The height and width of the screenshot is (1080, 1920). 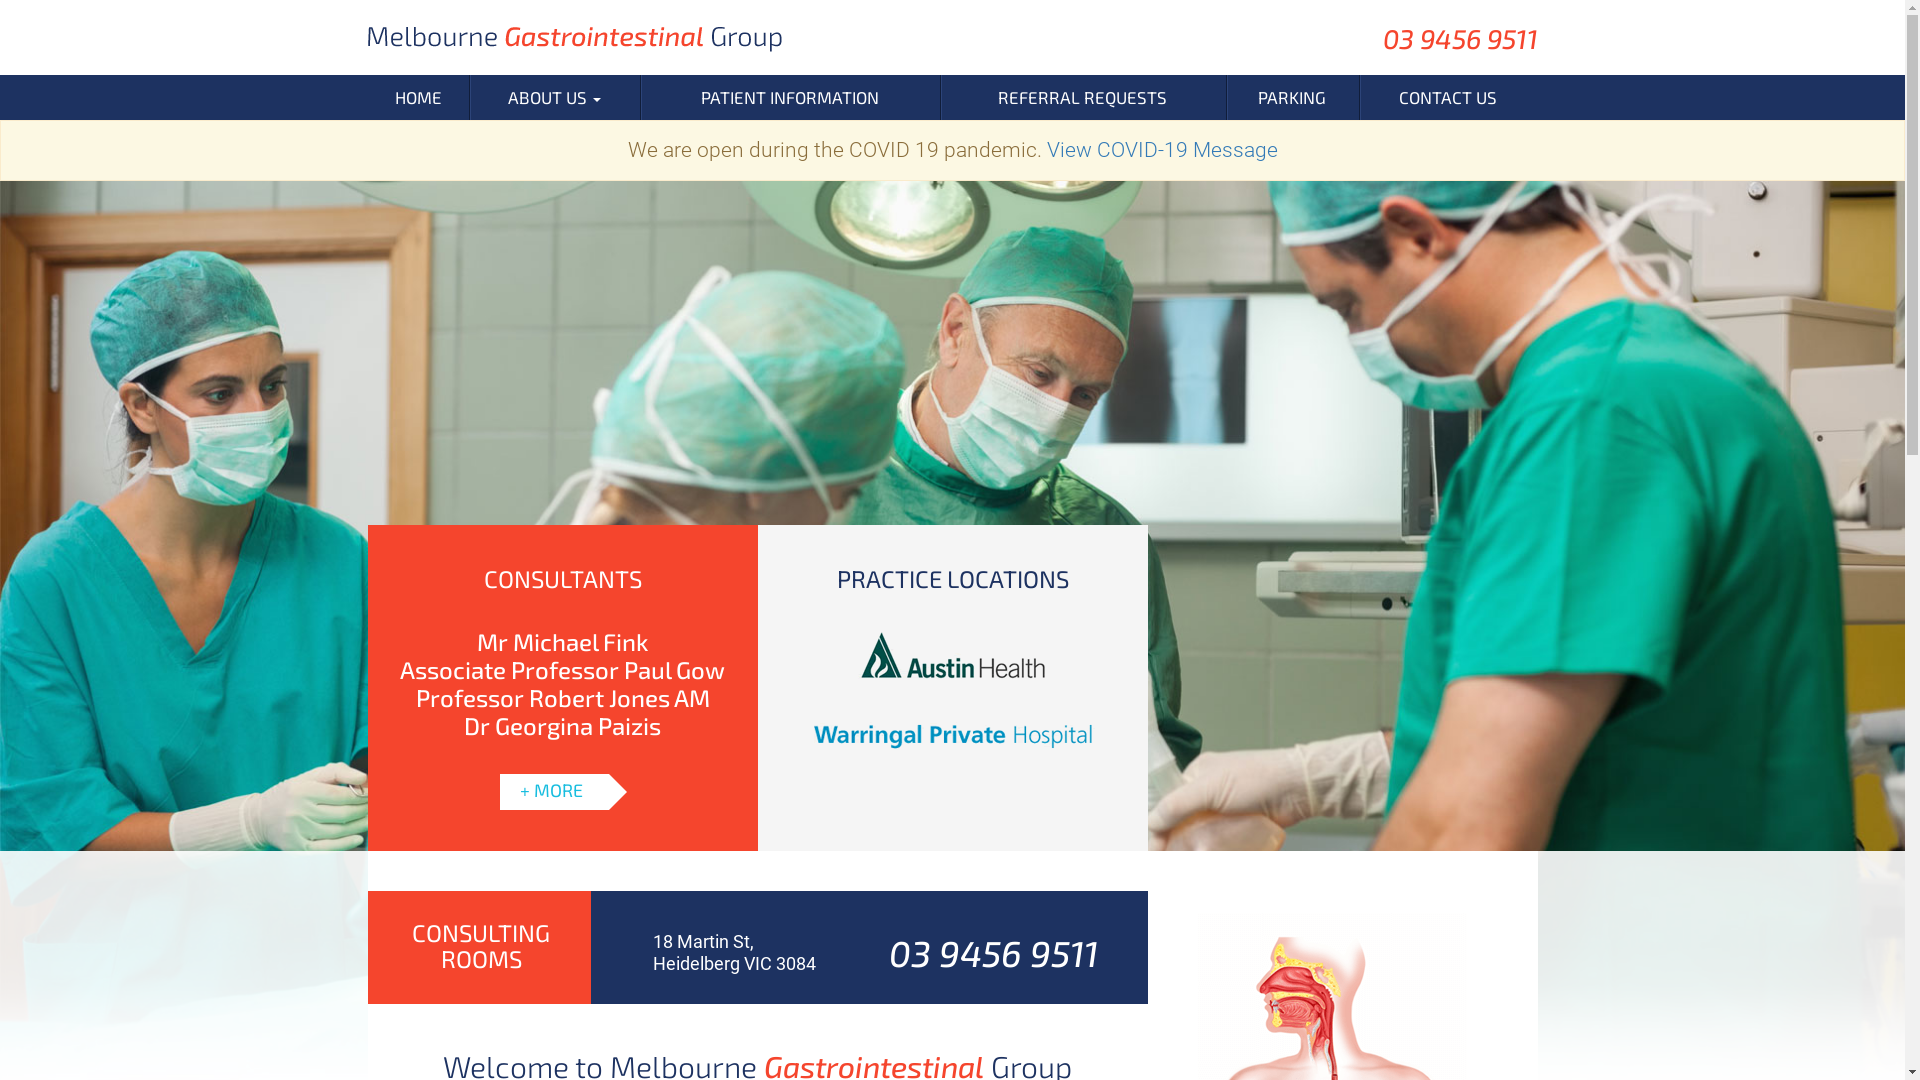 What do you see at coordinates (1448, 97) in the screenshot?
I see `'CONTACT US'` at bounding box center [1448, 97].